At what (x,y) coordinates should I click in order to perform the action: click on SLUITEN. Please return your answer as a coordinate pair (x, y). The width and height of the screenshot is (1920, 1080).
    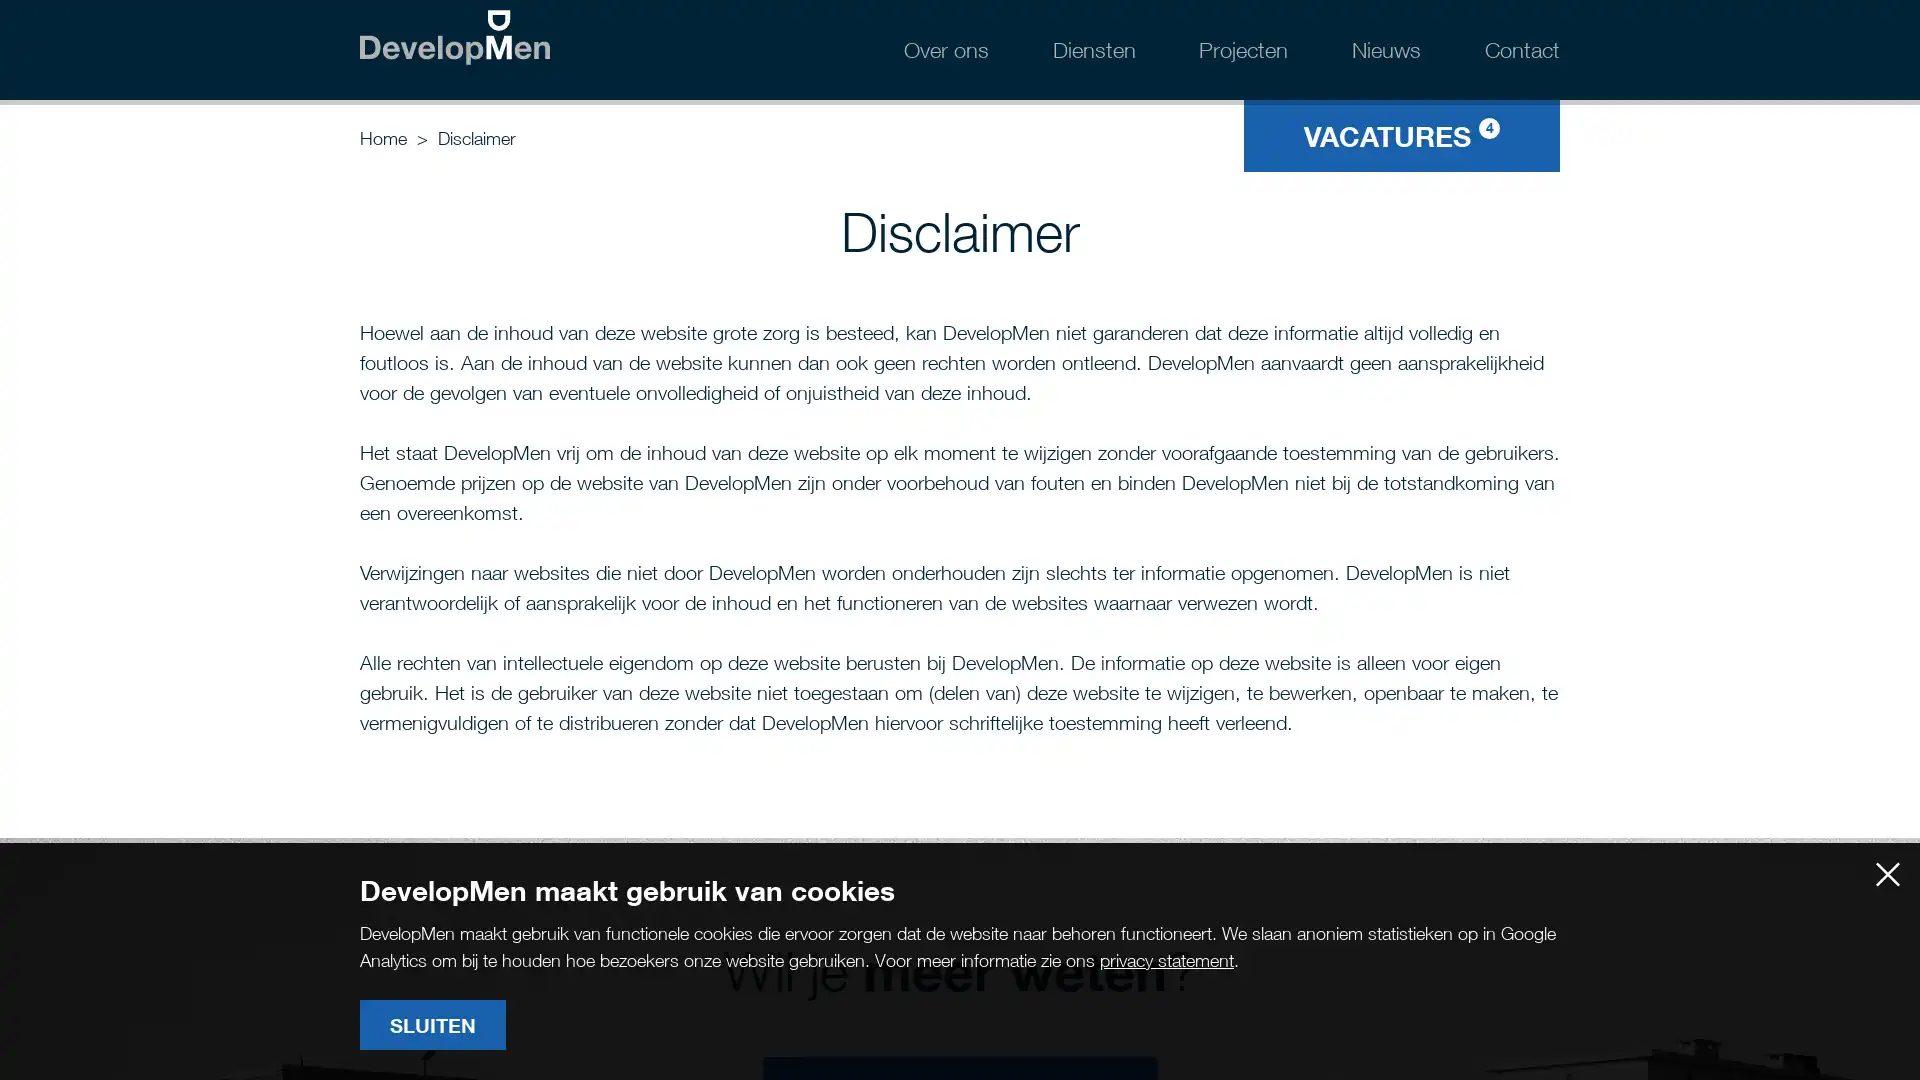
    Looking at the image, I should click on (431, 1025).